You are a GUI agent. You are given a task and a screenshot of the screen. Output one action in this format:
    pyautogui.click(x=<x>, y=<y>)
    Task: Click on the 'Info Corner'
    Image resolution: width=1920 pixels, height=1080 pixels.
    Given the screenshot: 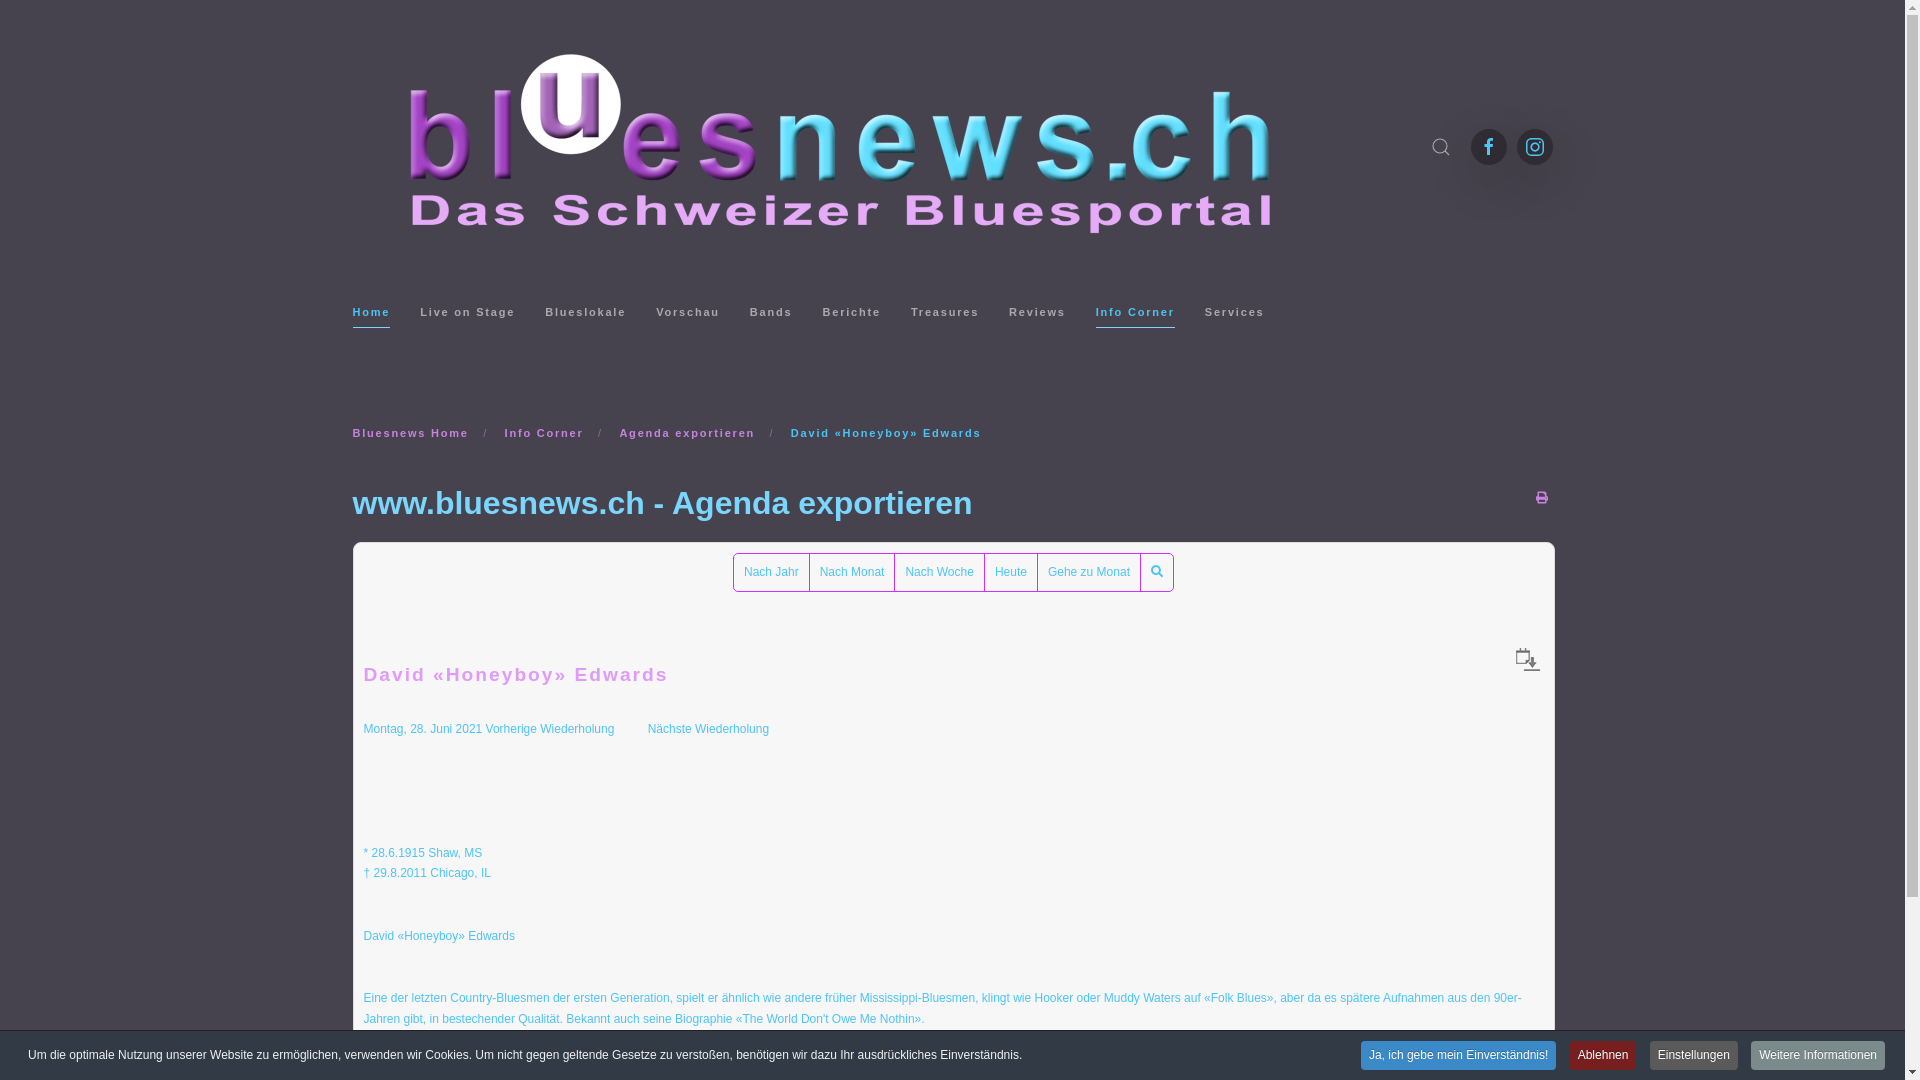 What is the action you would take?
    pyautogui.click(x=544, y=431)
    